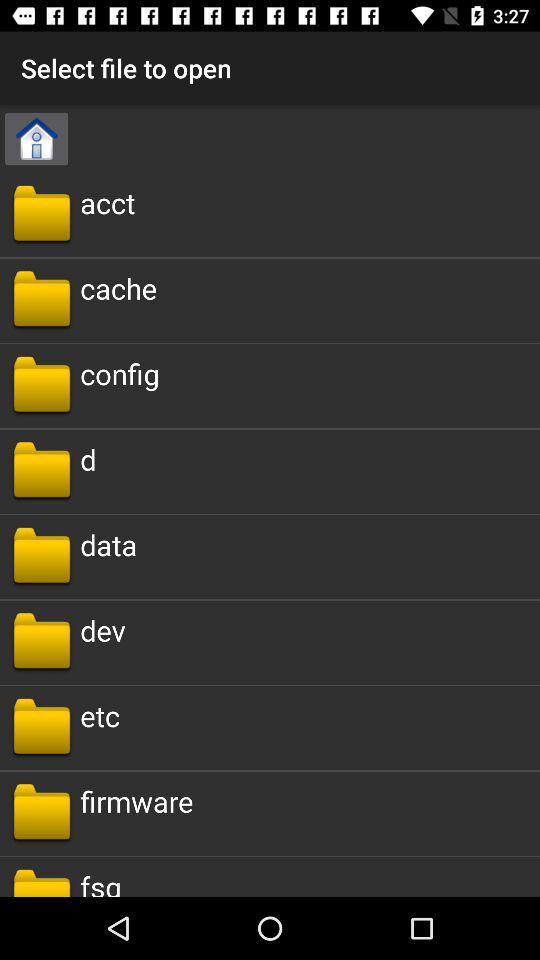  Describe the element at coordinates (135, 801) in the screenshot. I see `the firmware` at that location.